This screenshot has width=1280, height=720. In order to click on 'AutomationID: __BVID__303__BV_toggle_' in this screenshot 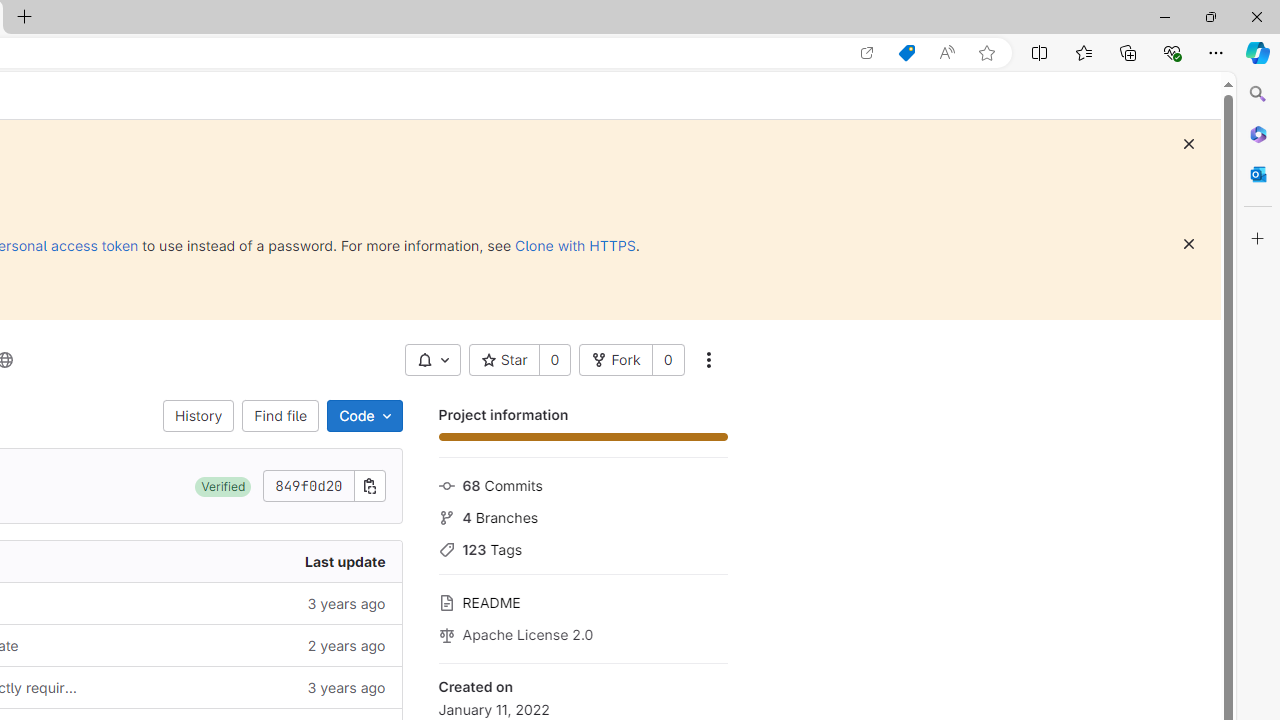, I will do `click(431, 360)`.